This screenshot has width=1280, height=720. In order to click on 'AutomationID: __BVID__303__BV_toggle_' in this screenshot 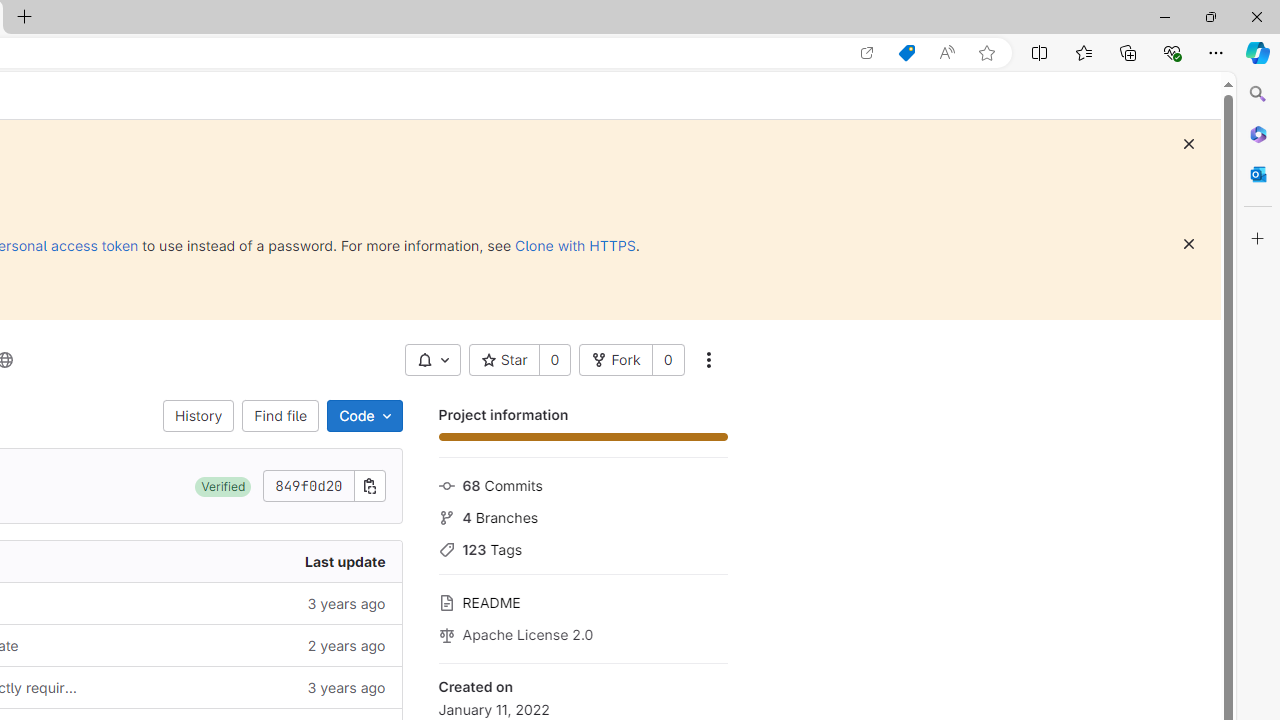, I will do `click(431, 360)`.